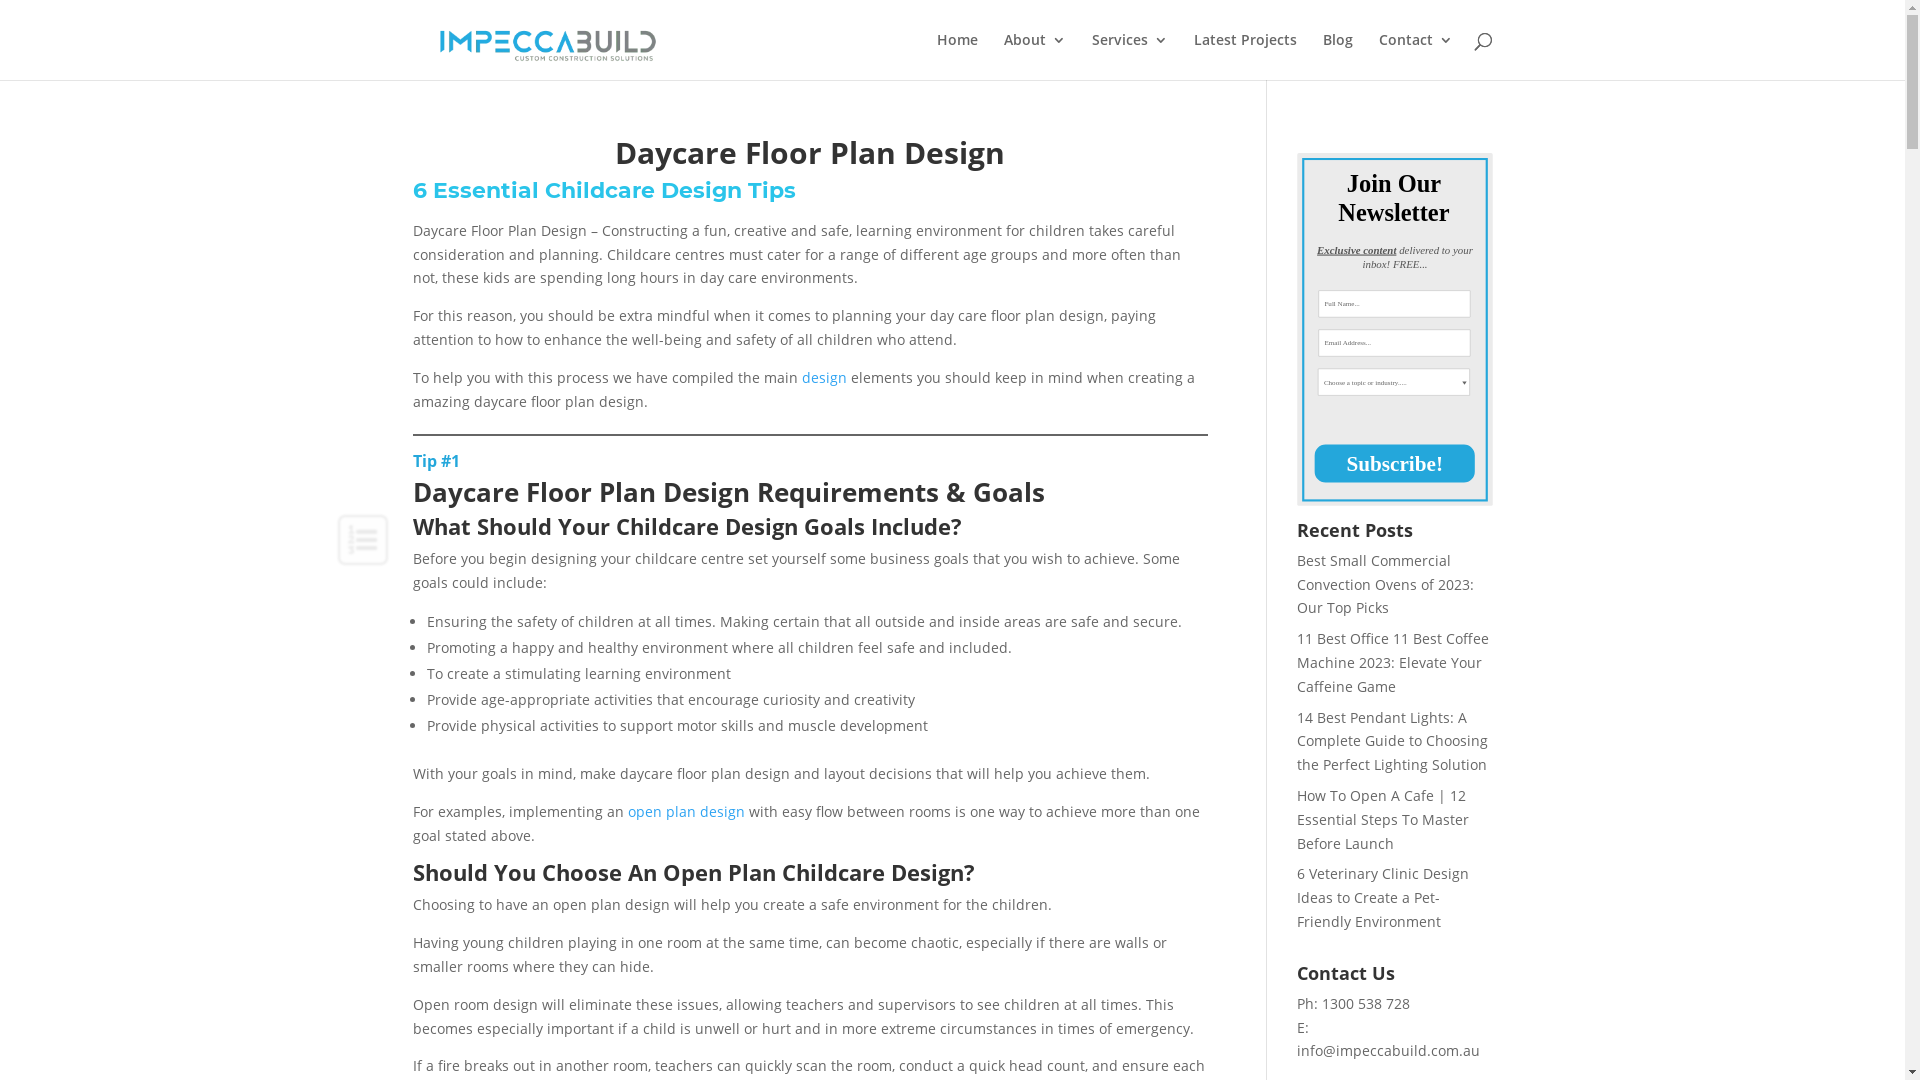 This screenshot has height=1080, width=1920. I want to click on 'Home', so click(955, 55).